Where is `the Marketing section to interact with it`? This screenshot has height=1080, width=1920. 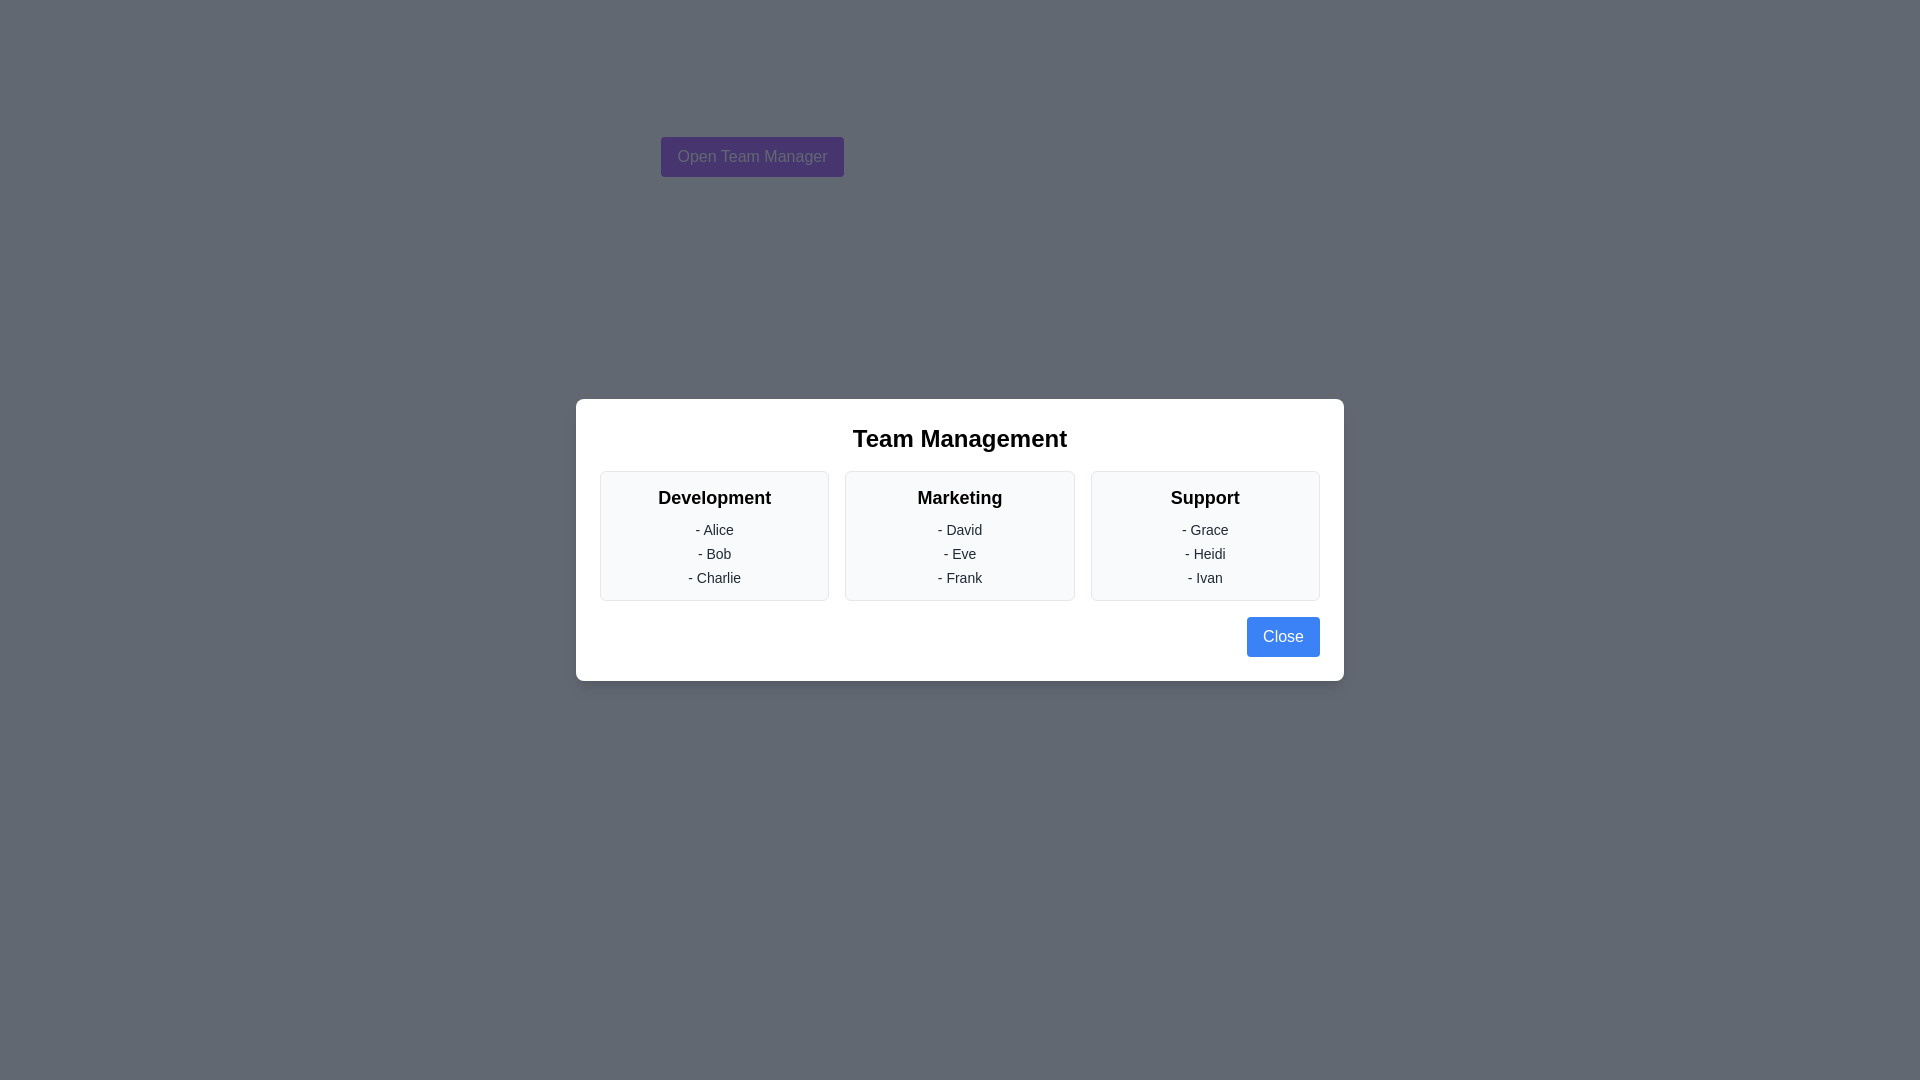
the Marketing section to interact with it is located at coordinates (960, 535).